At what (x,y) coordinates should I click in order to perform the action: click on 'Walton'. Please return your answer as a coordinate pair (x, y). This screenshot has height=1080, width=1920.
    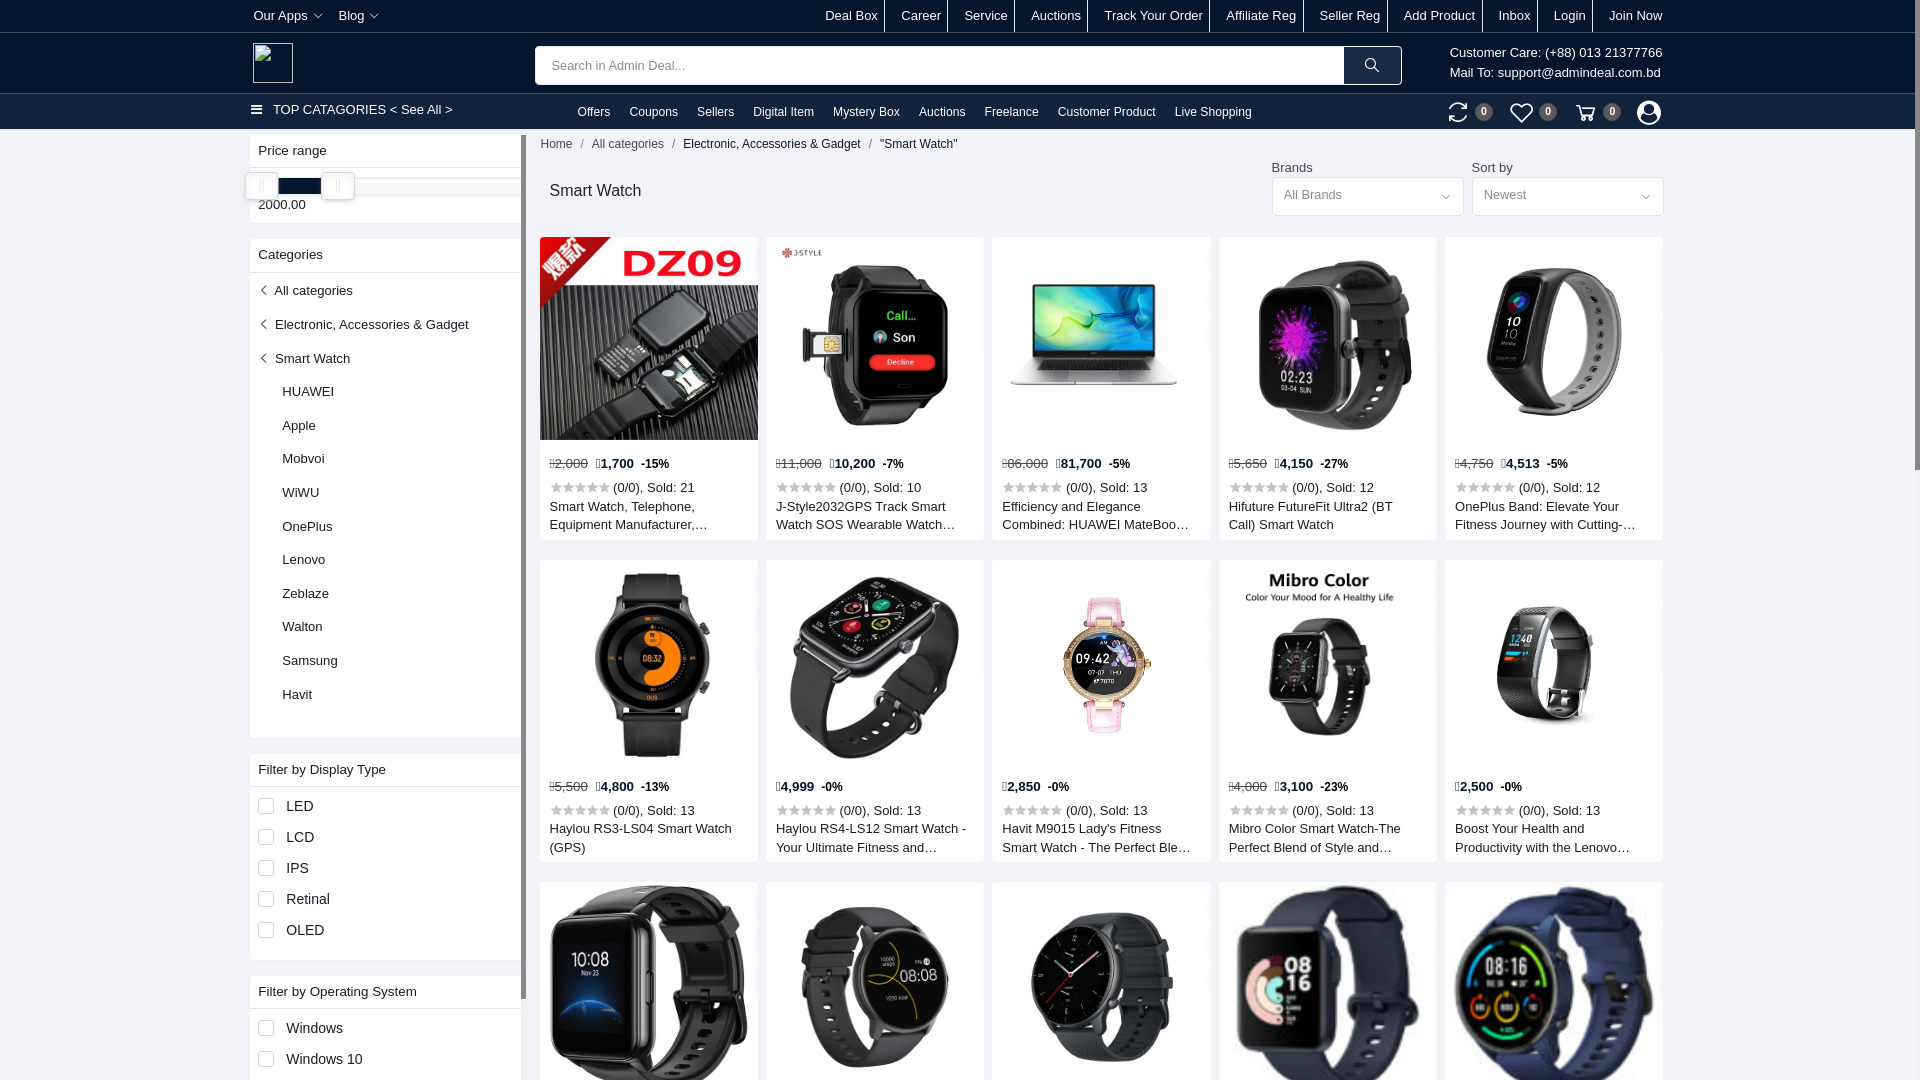
    Looking at the image, I should click on (301, 625).